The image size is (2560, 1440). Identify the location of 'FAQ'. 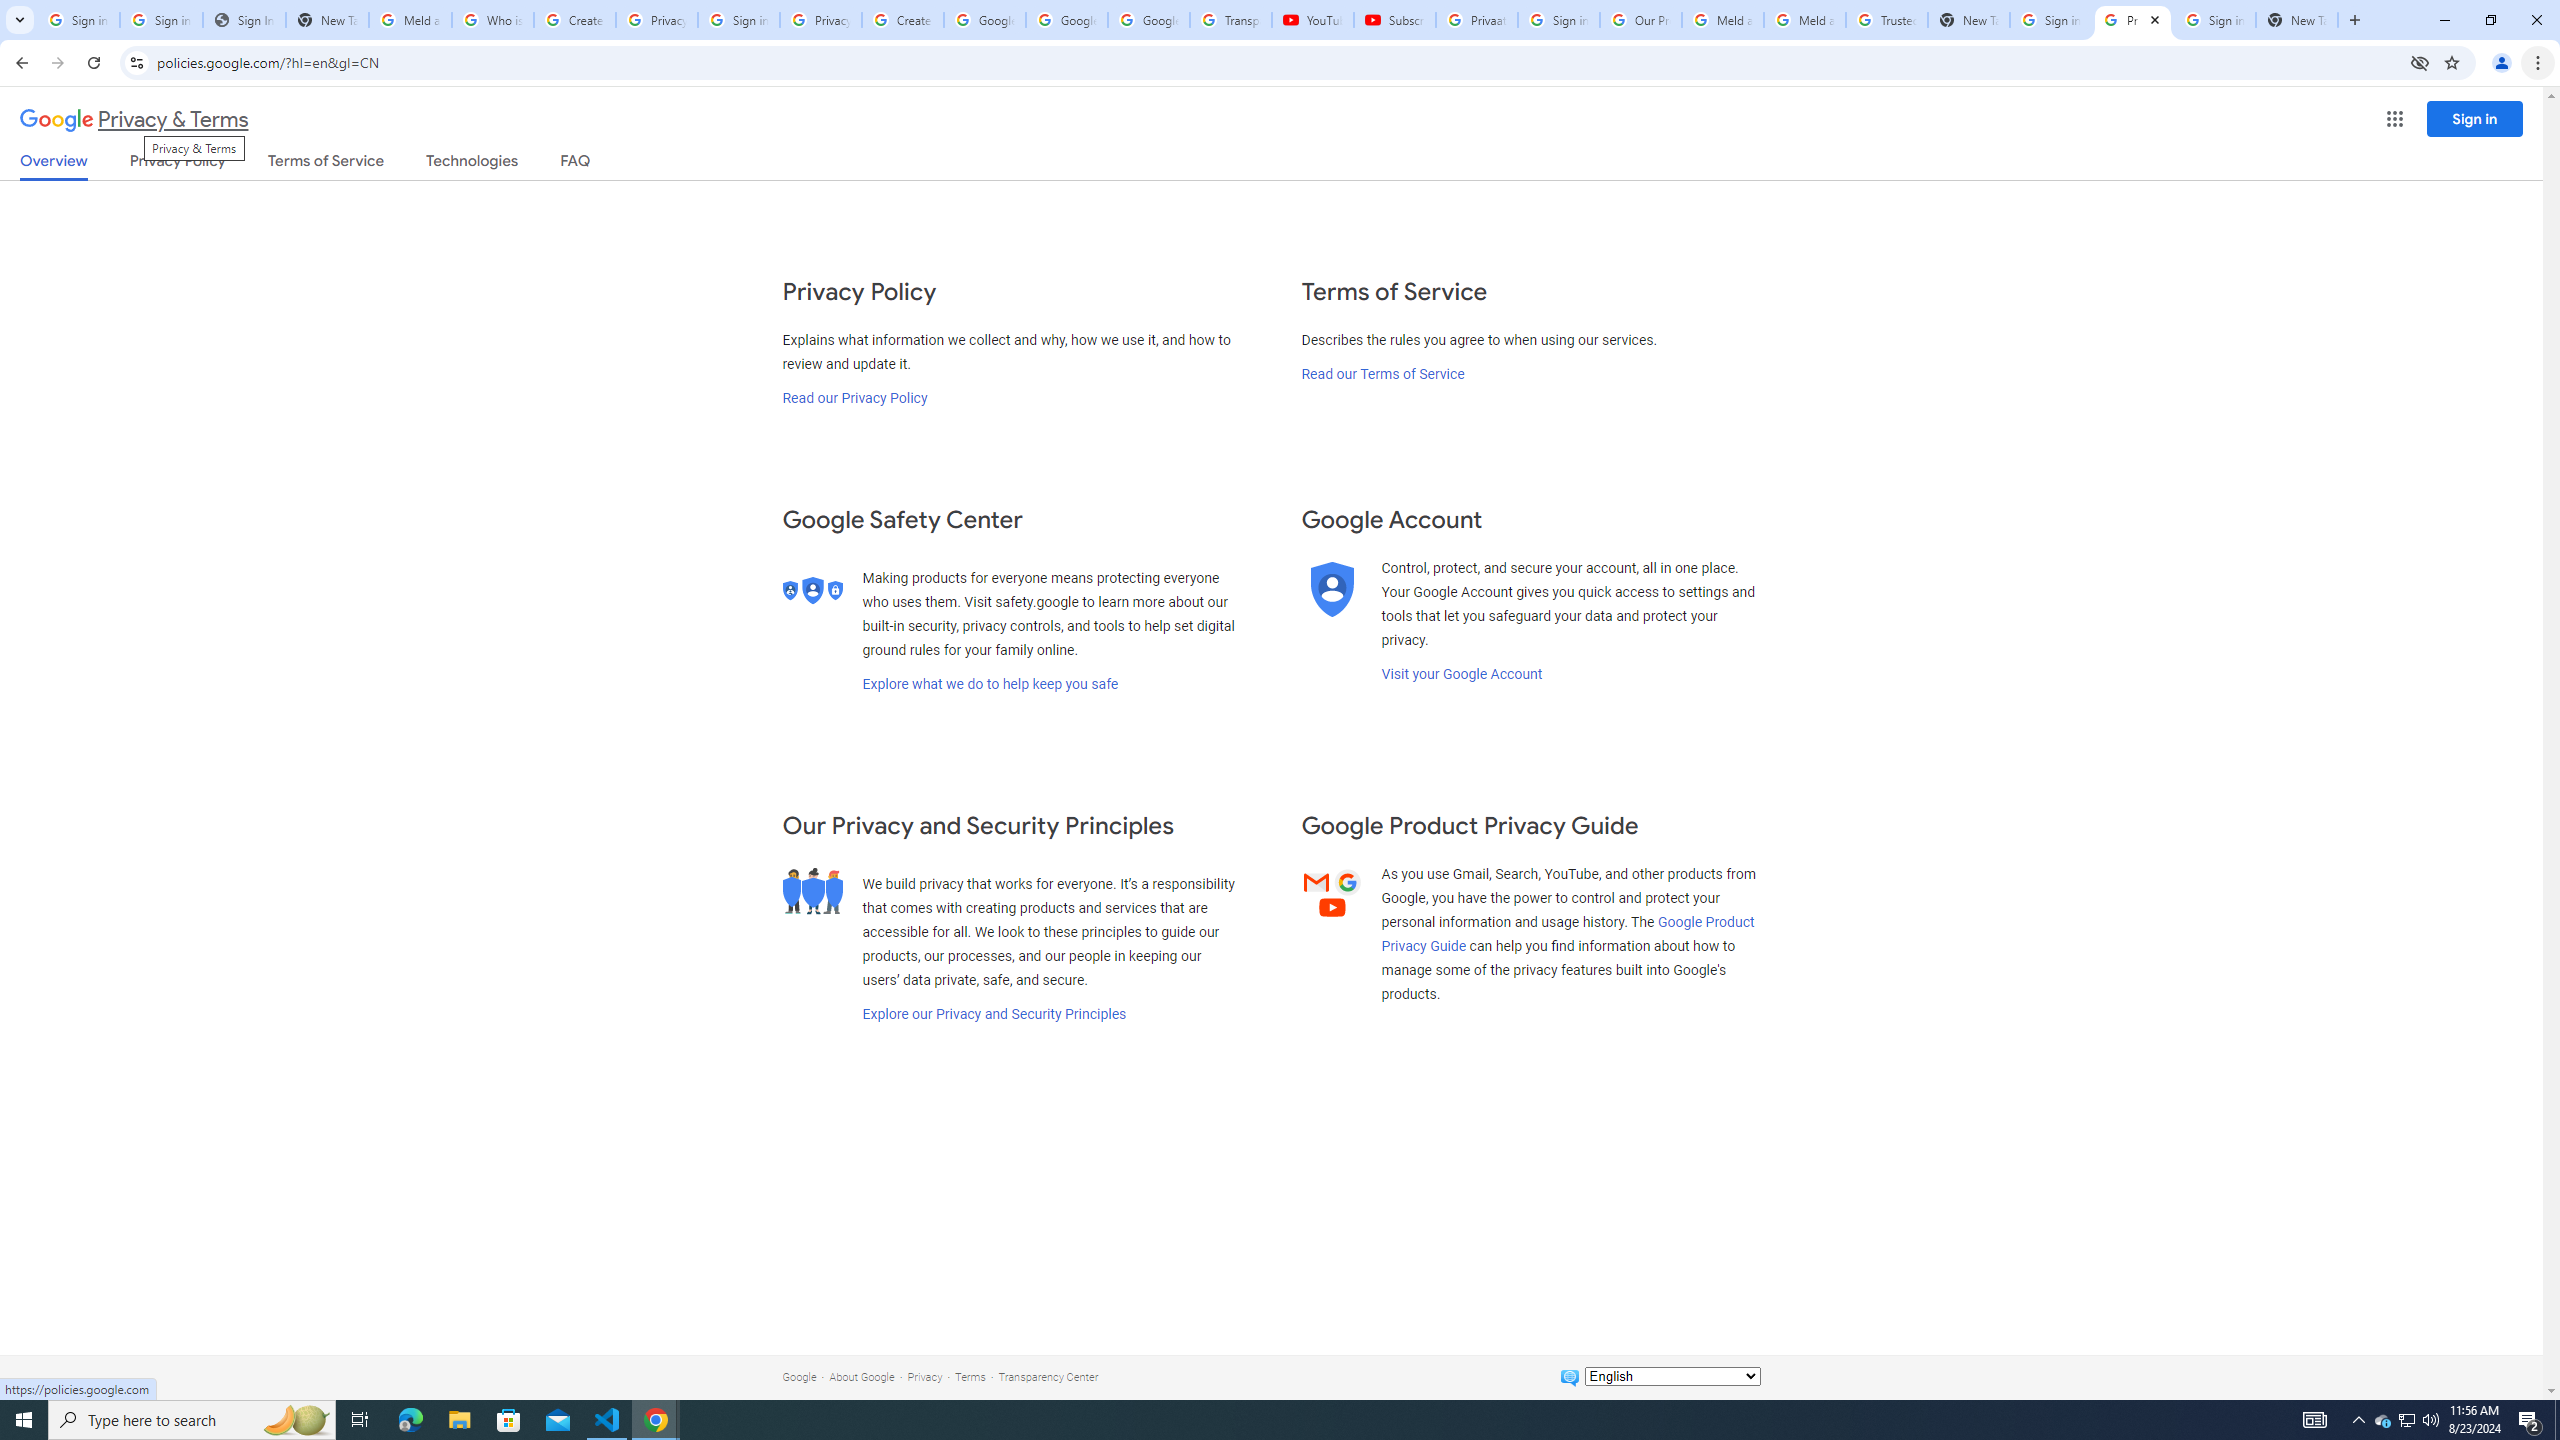
(575, 164).